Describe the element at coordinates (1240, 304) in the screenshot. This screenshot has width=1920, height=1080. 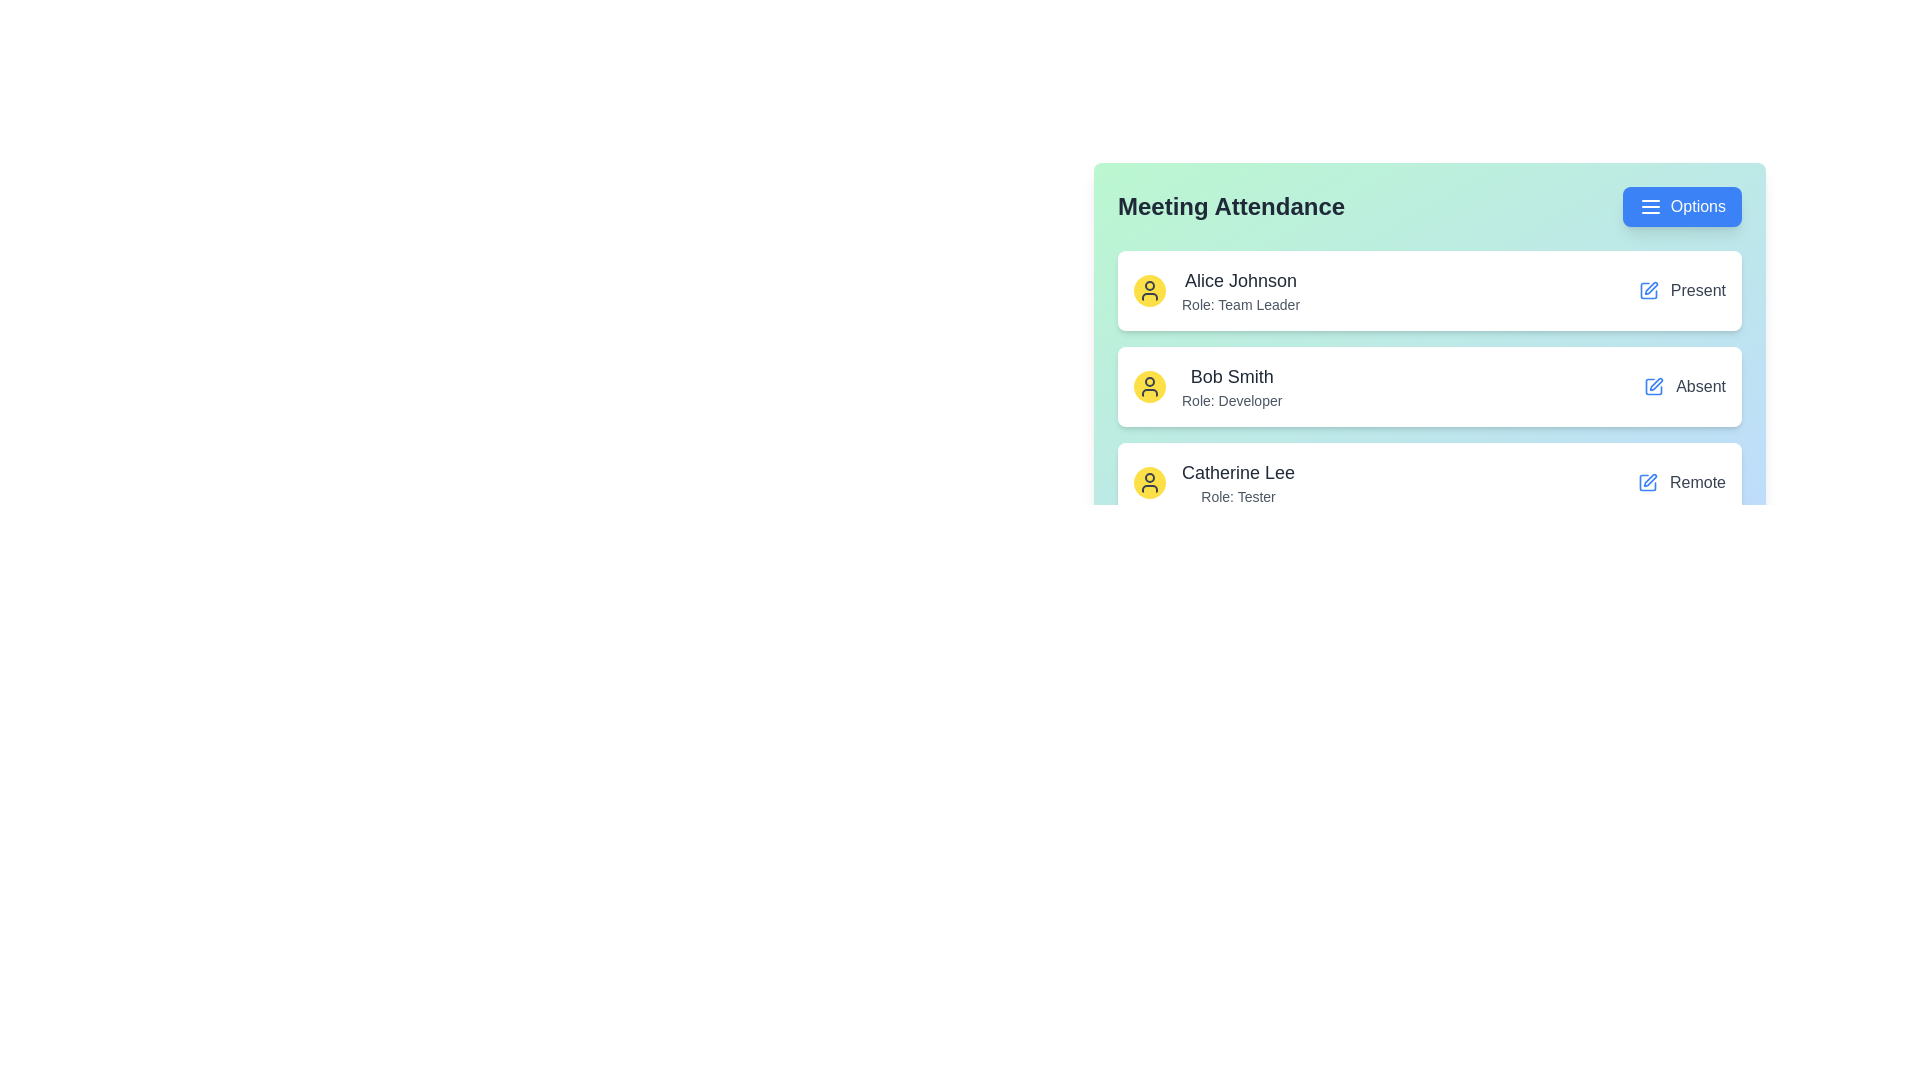
I see `the text label displaying 'Role: Team Leader', which is located directly beneath 'Alice Johnson' in the Meeting Attendance list, to focus on it` at that location.